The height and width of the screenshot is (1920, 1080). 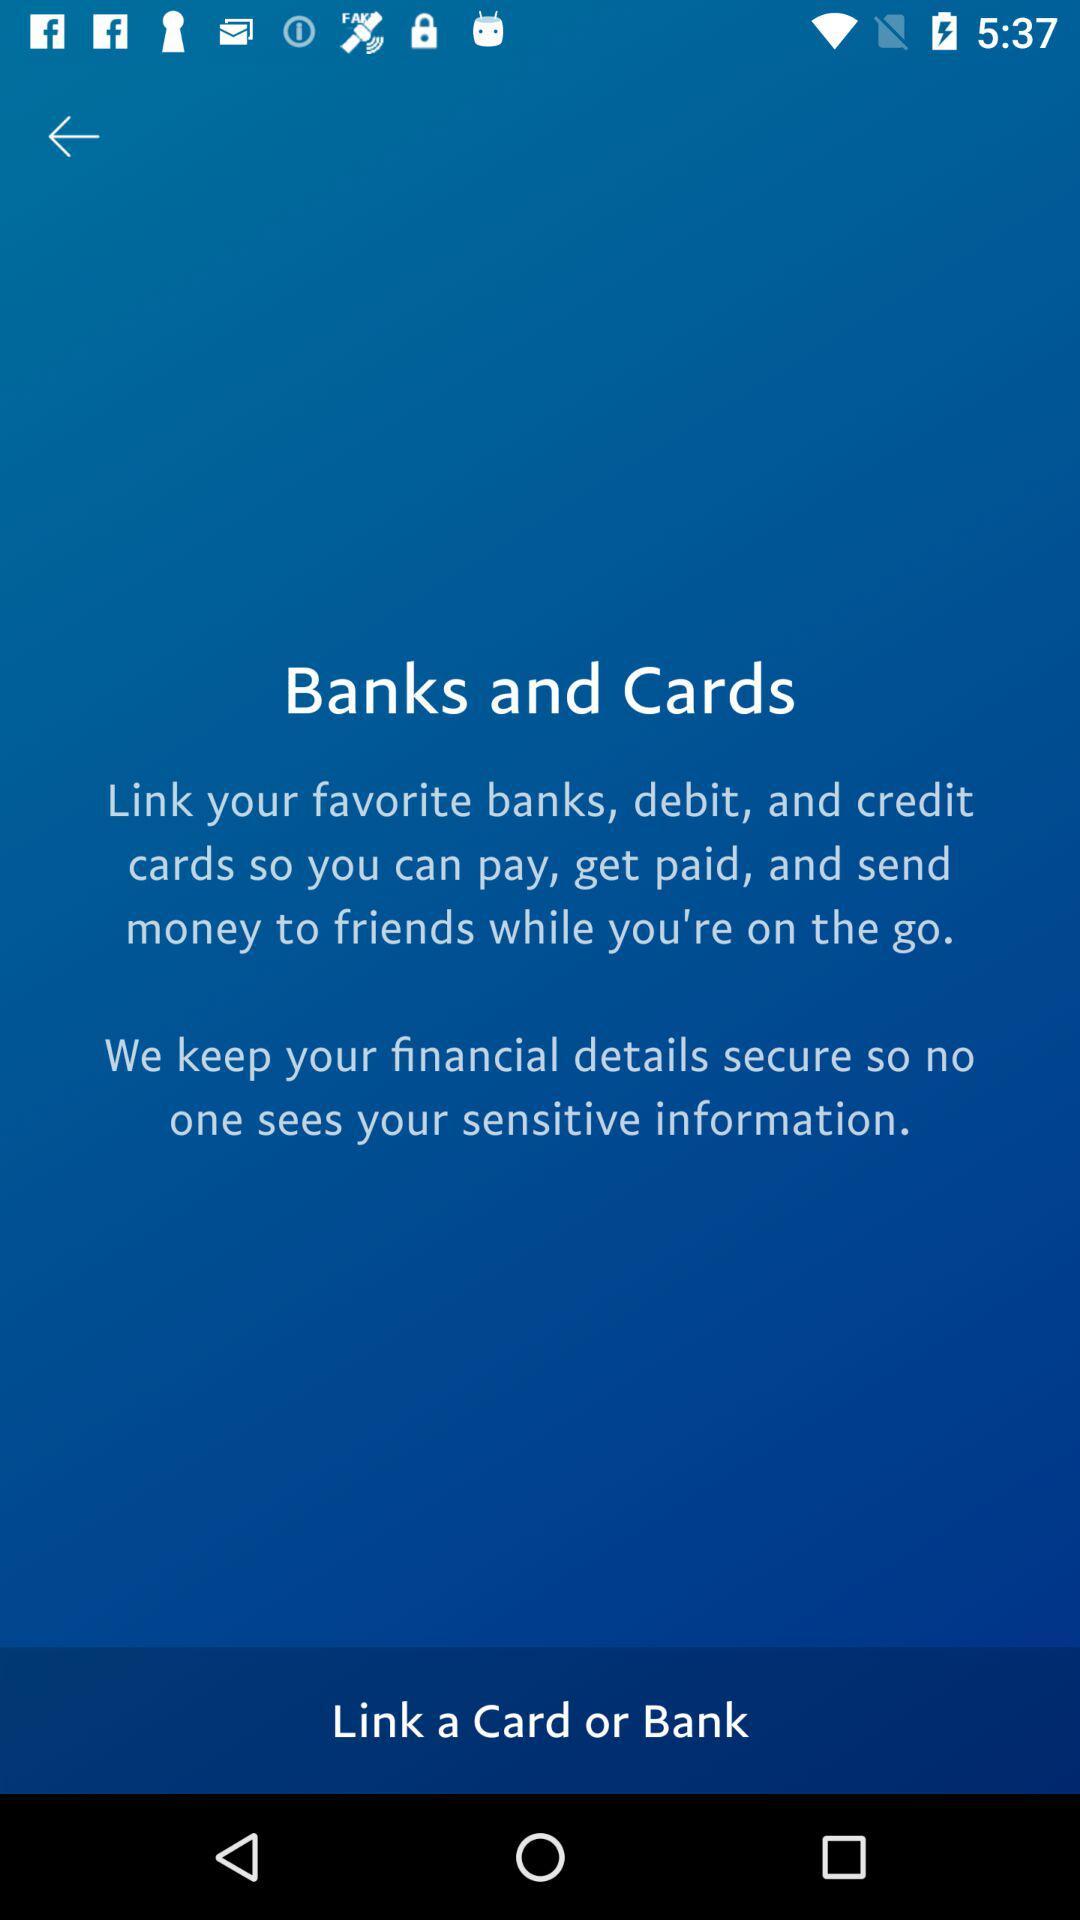 I want to click on the icon below the link your favorite icon, so click(x=540, y=1719).